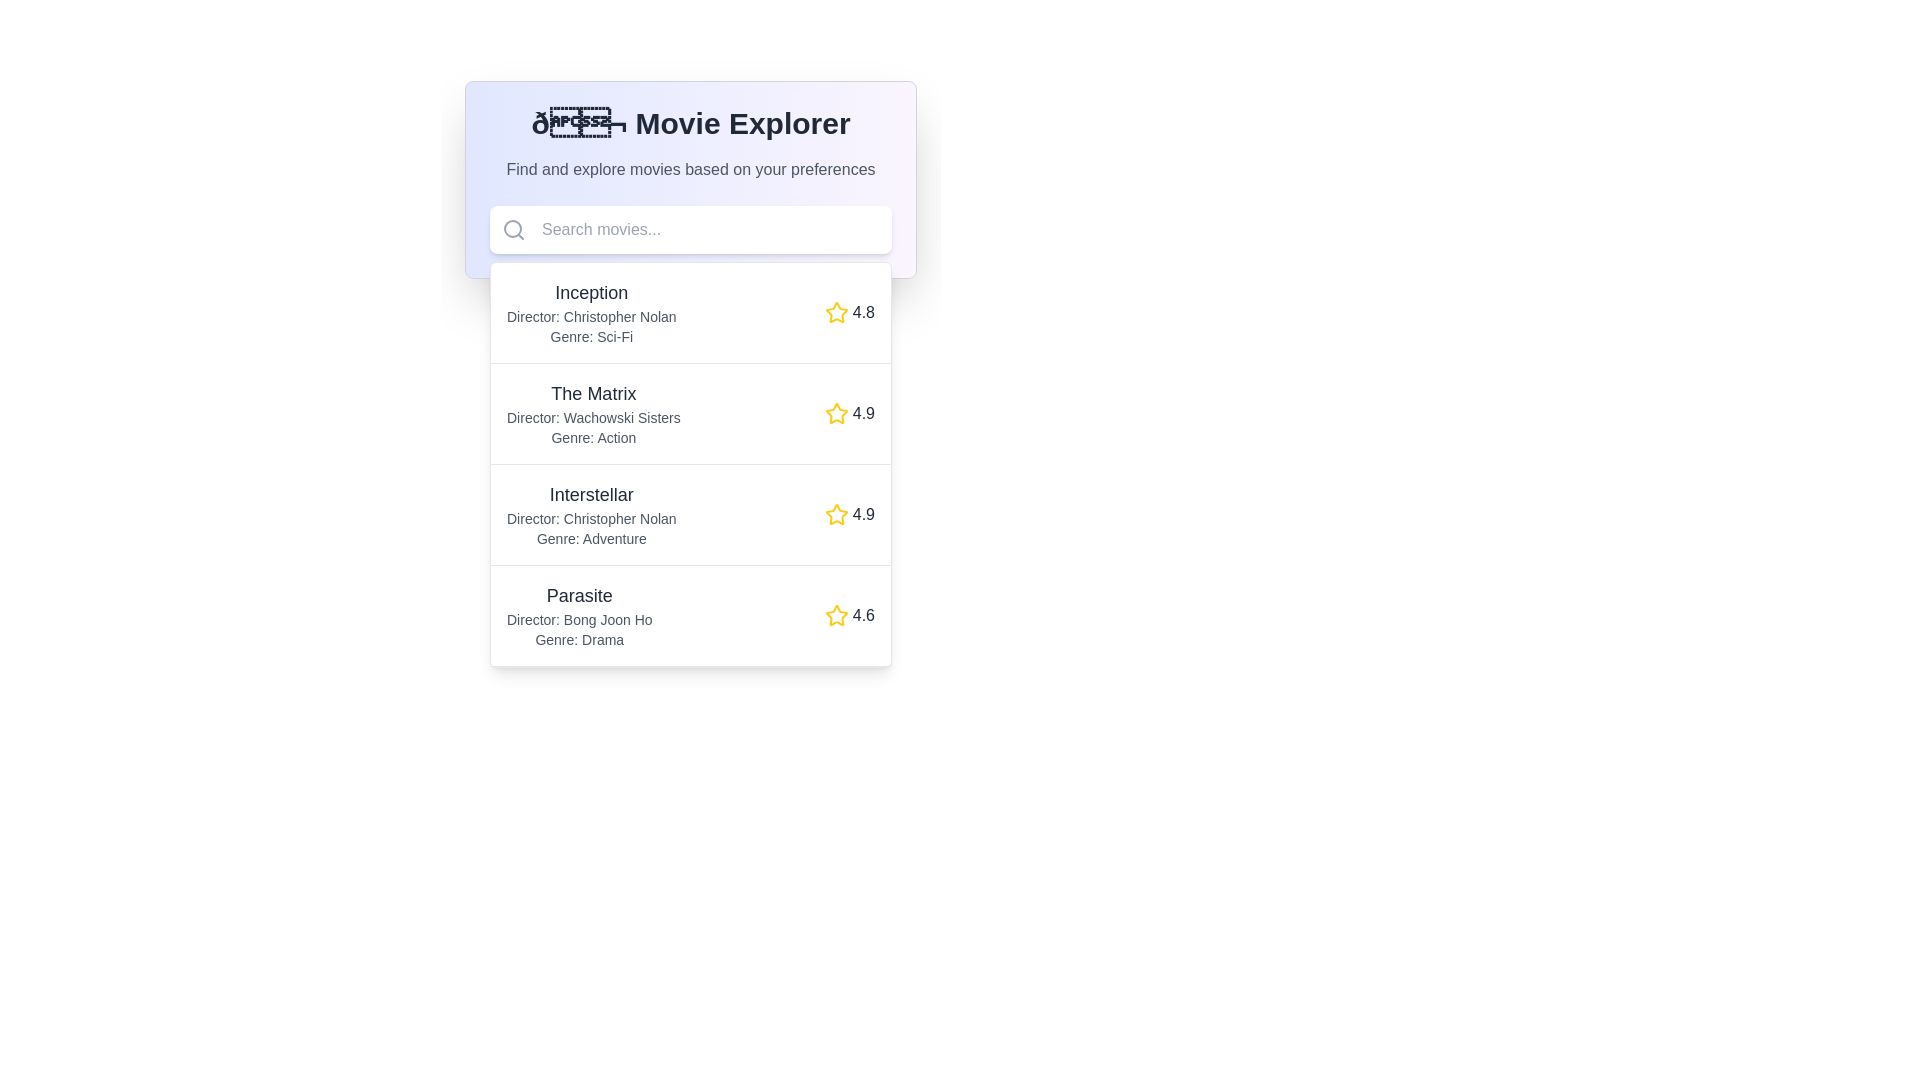  I want to click on the Rating Icon (Star) representing the score for the movie 'Interstellar' with a rating of '4.9', located in the third row from the top, so click(836, 514).